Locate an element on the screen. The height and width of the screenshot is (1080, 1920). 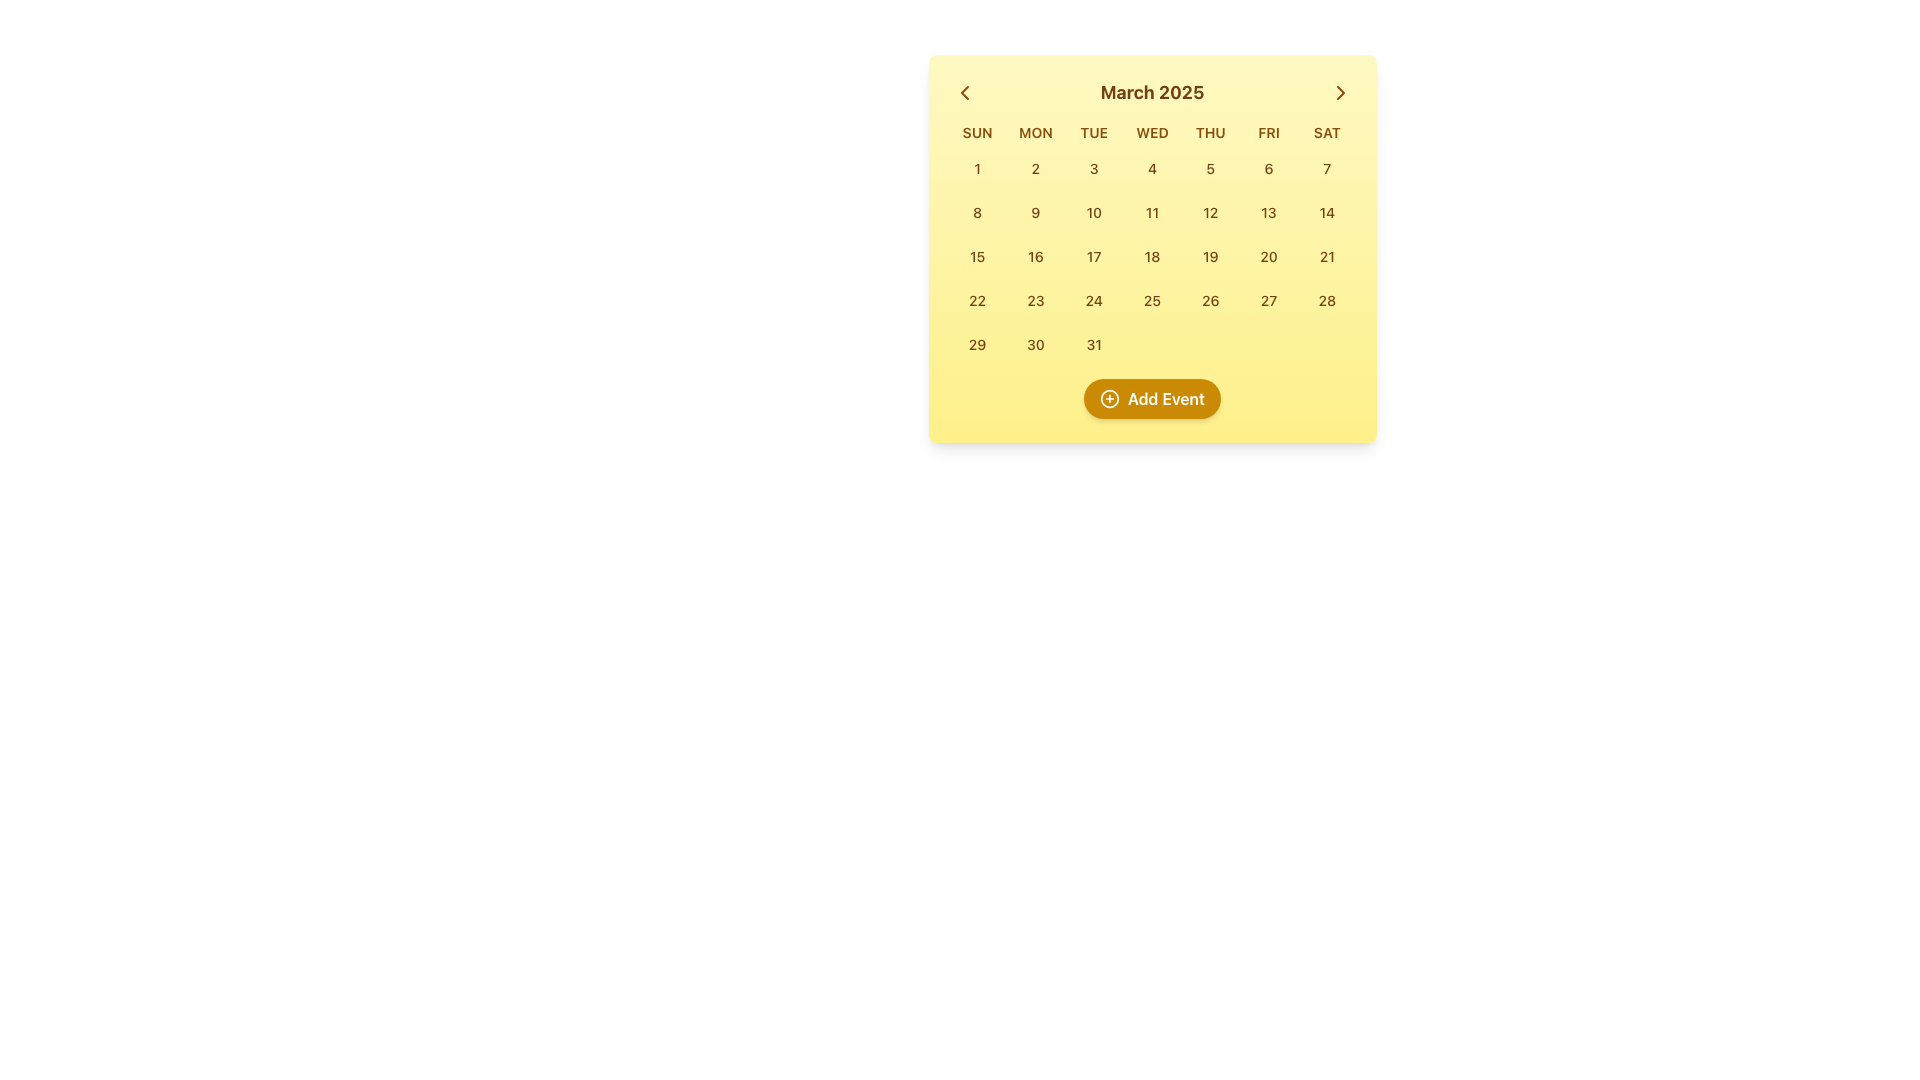
the text label representing the first day of the month in the calendar interface, located under the 'SUN' column header is located at coordinates (977, 167).